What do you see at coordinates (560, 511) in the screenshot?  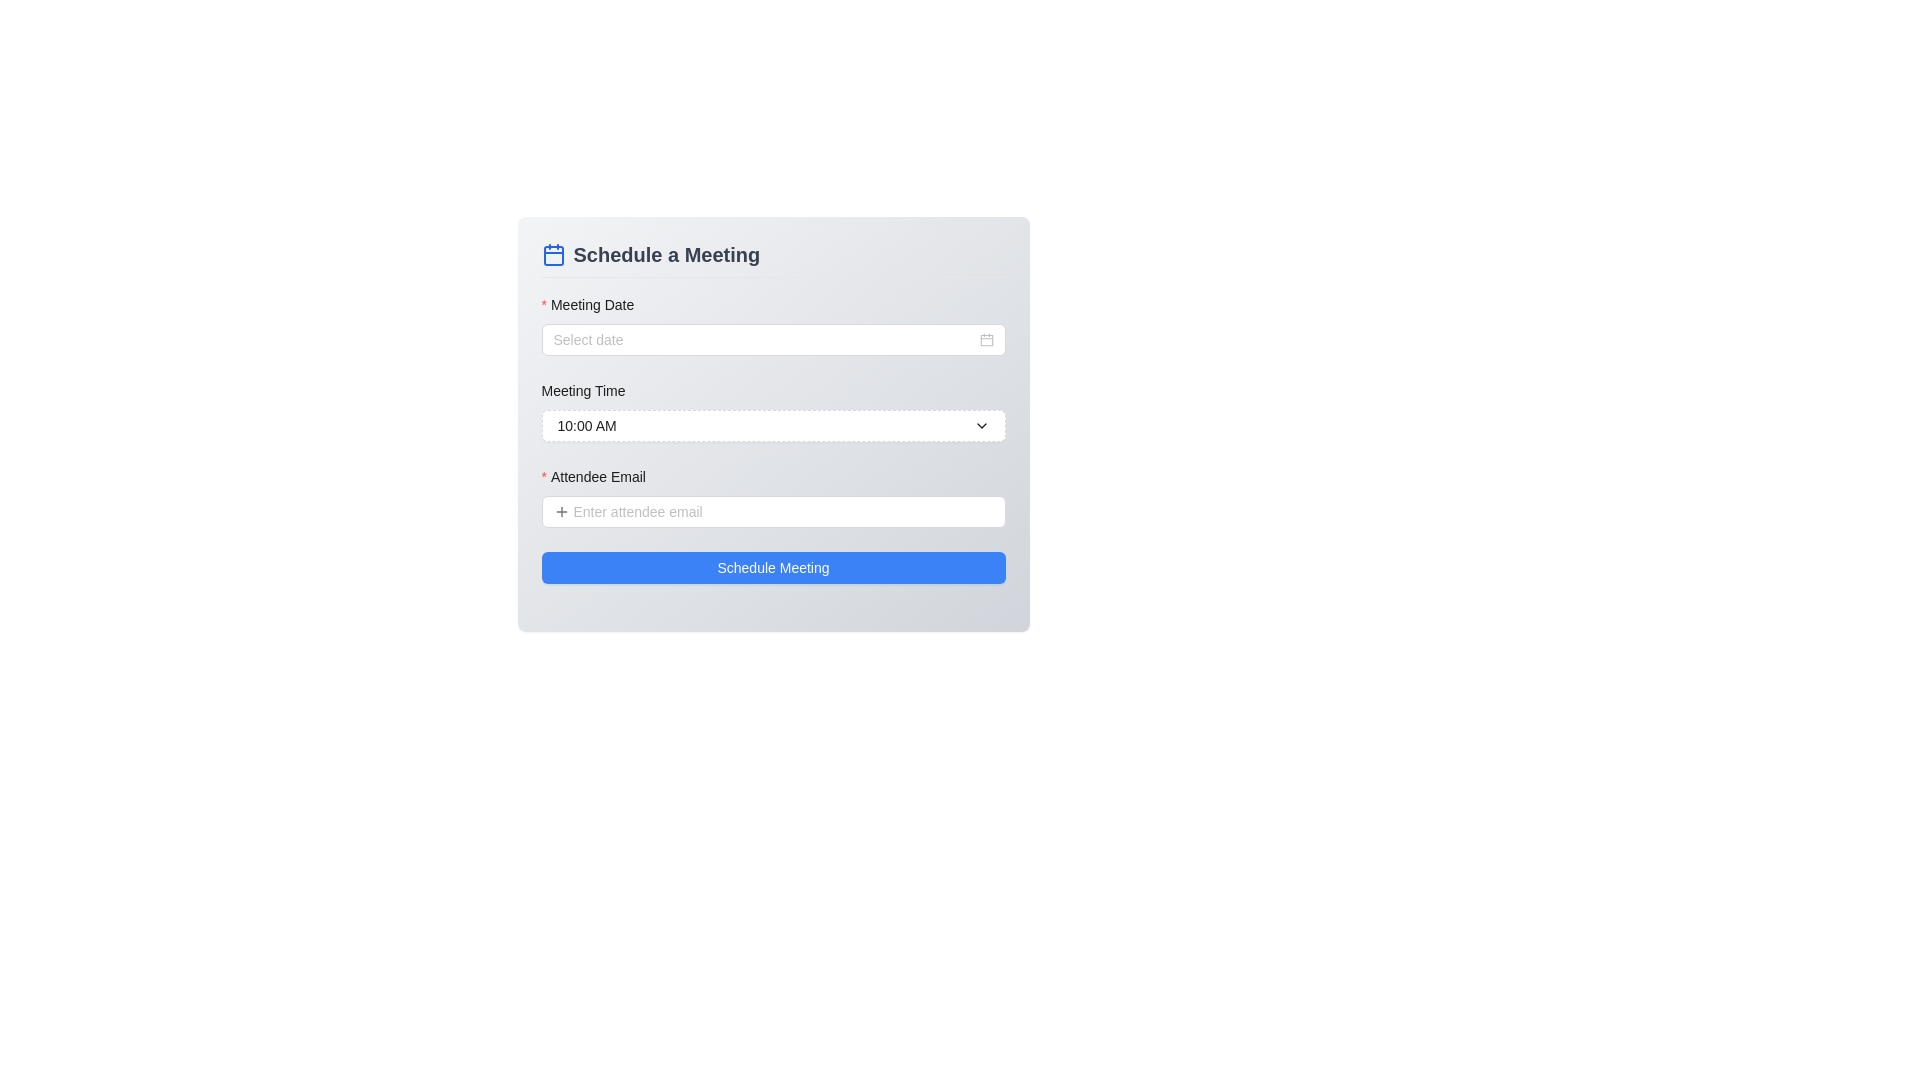 I see `the gray plus icon located inside the 'Attendee Email' input field, which is positioned to the left of the 'Enter attendee email' placeholder text` at bounding box center [560, 511].